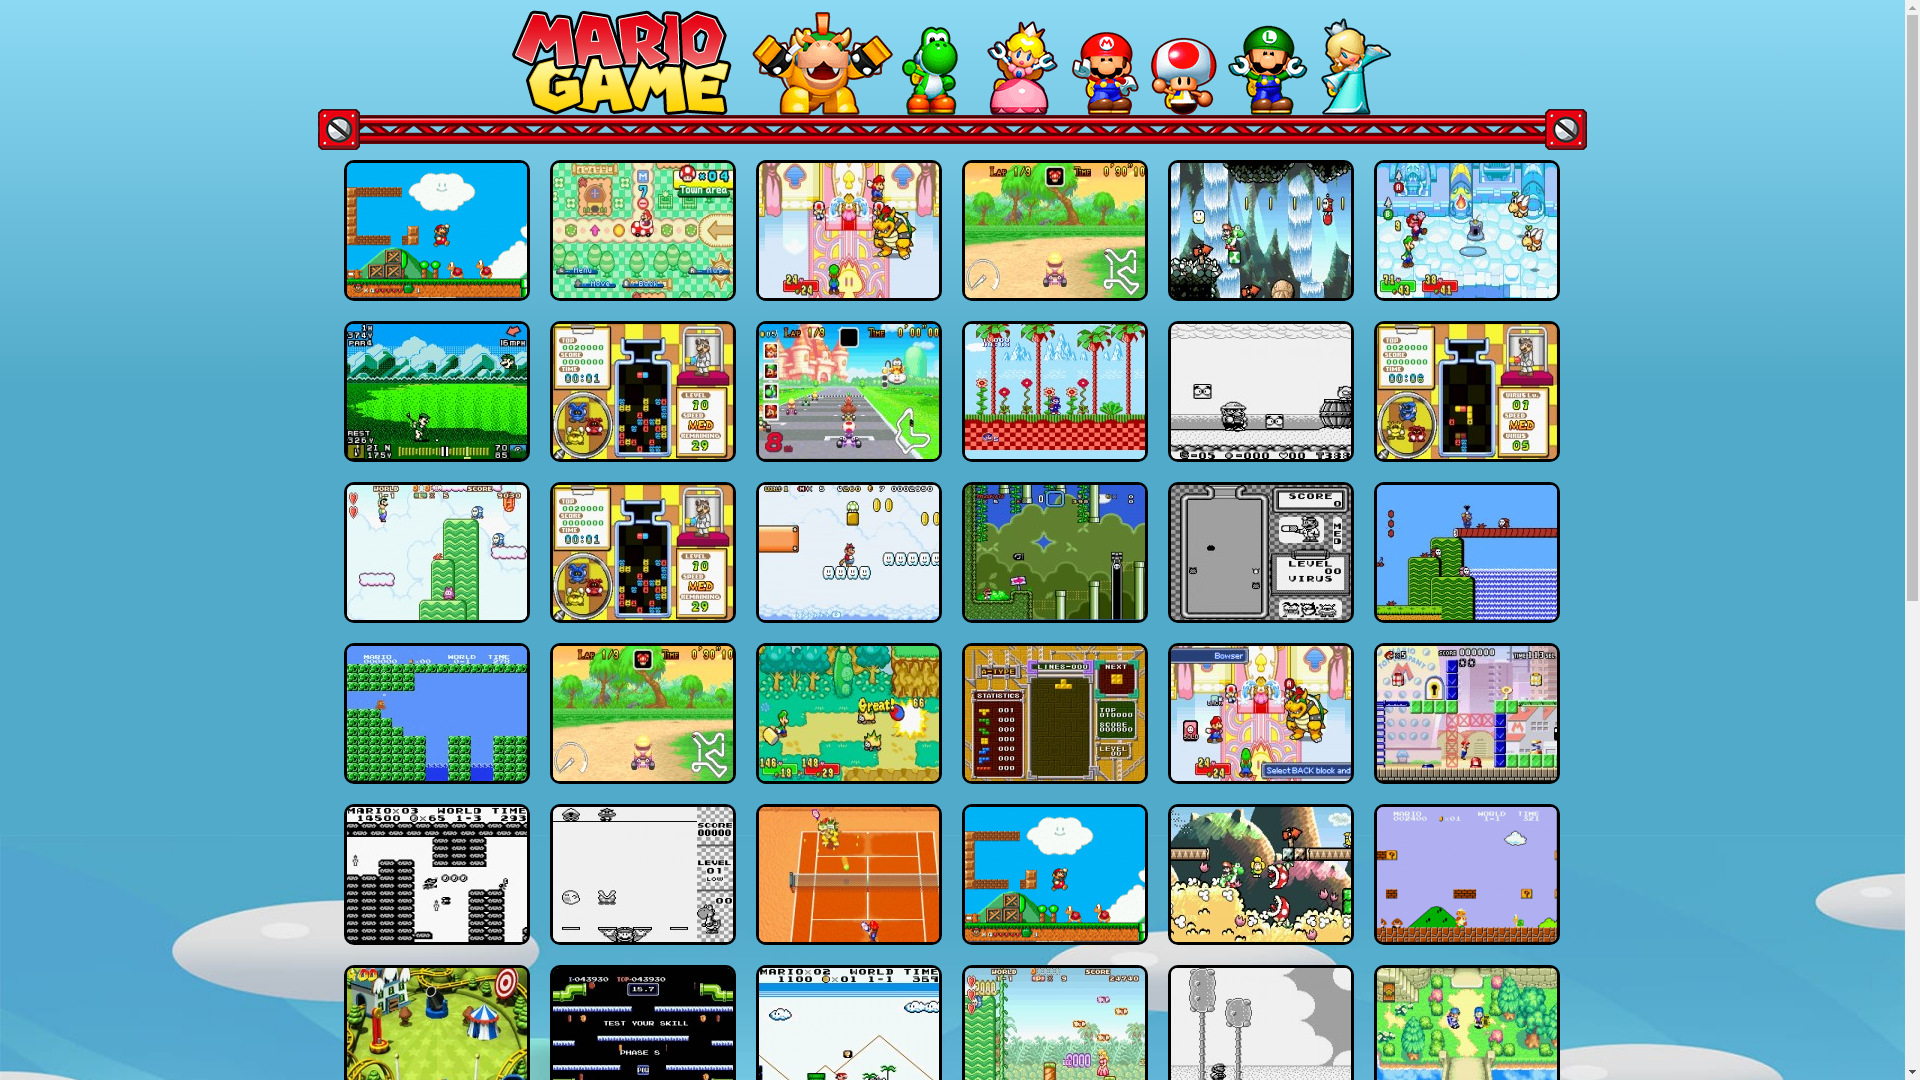  Describe the element at coordinates (643, 227) in the screenshot. I see `'Mario Party Advance'` at that location.